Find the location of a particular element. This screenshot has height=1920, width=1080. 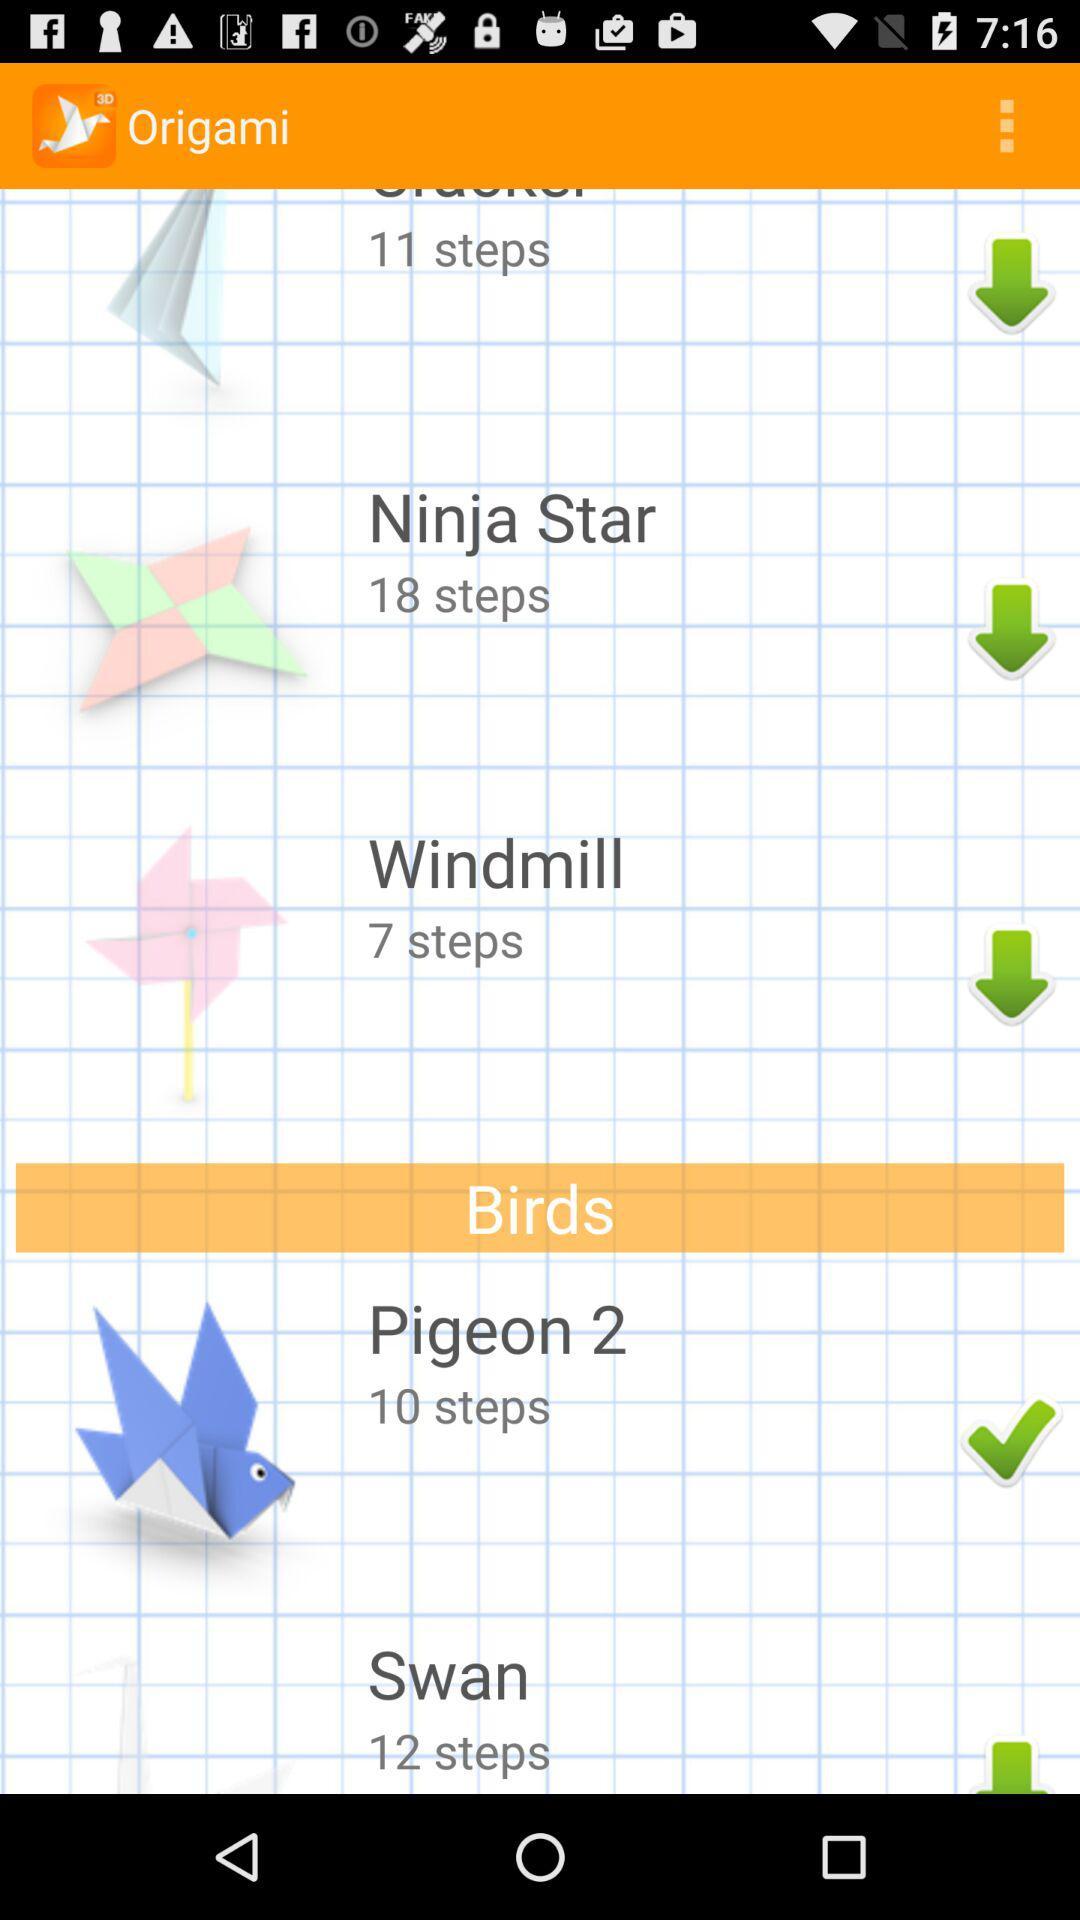

birds item is located at coordinates (540, 1206).